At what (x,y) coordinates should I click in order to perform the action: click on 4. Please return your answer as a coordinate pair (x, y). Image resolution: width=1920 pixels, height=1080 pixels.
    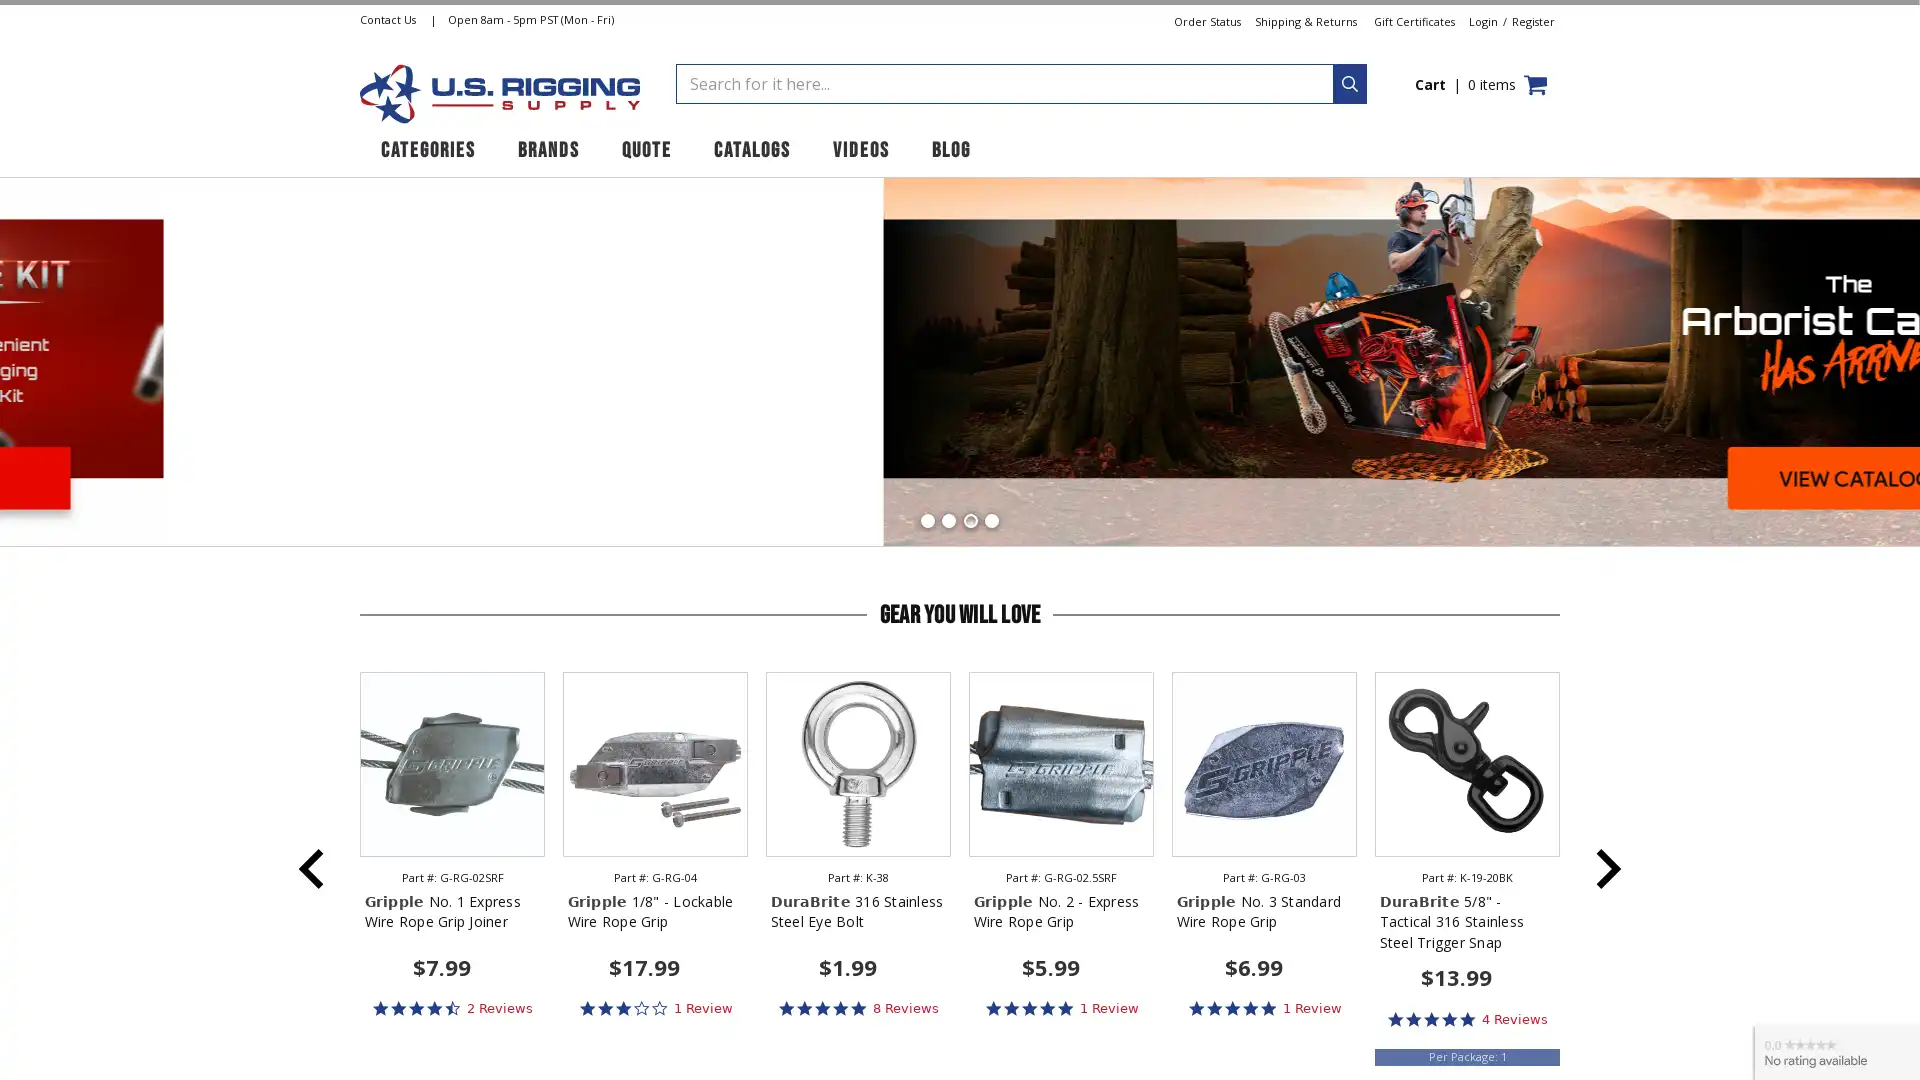
    Looking at the image, I should click on (990, 519).